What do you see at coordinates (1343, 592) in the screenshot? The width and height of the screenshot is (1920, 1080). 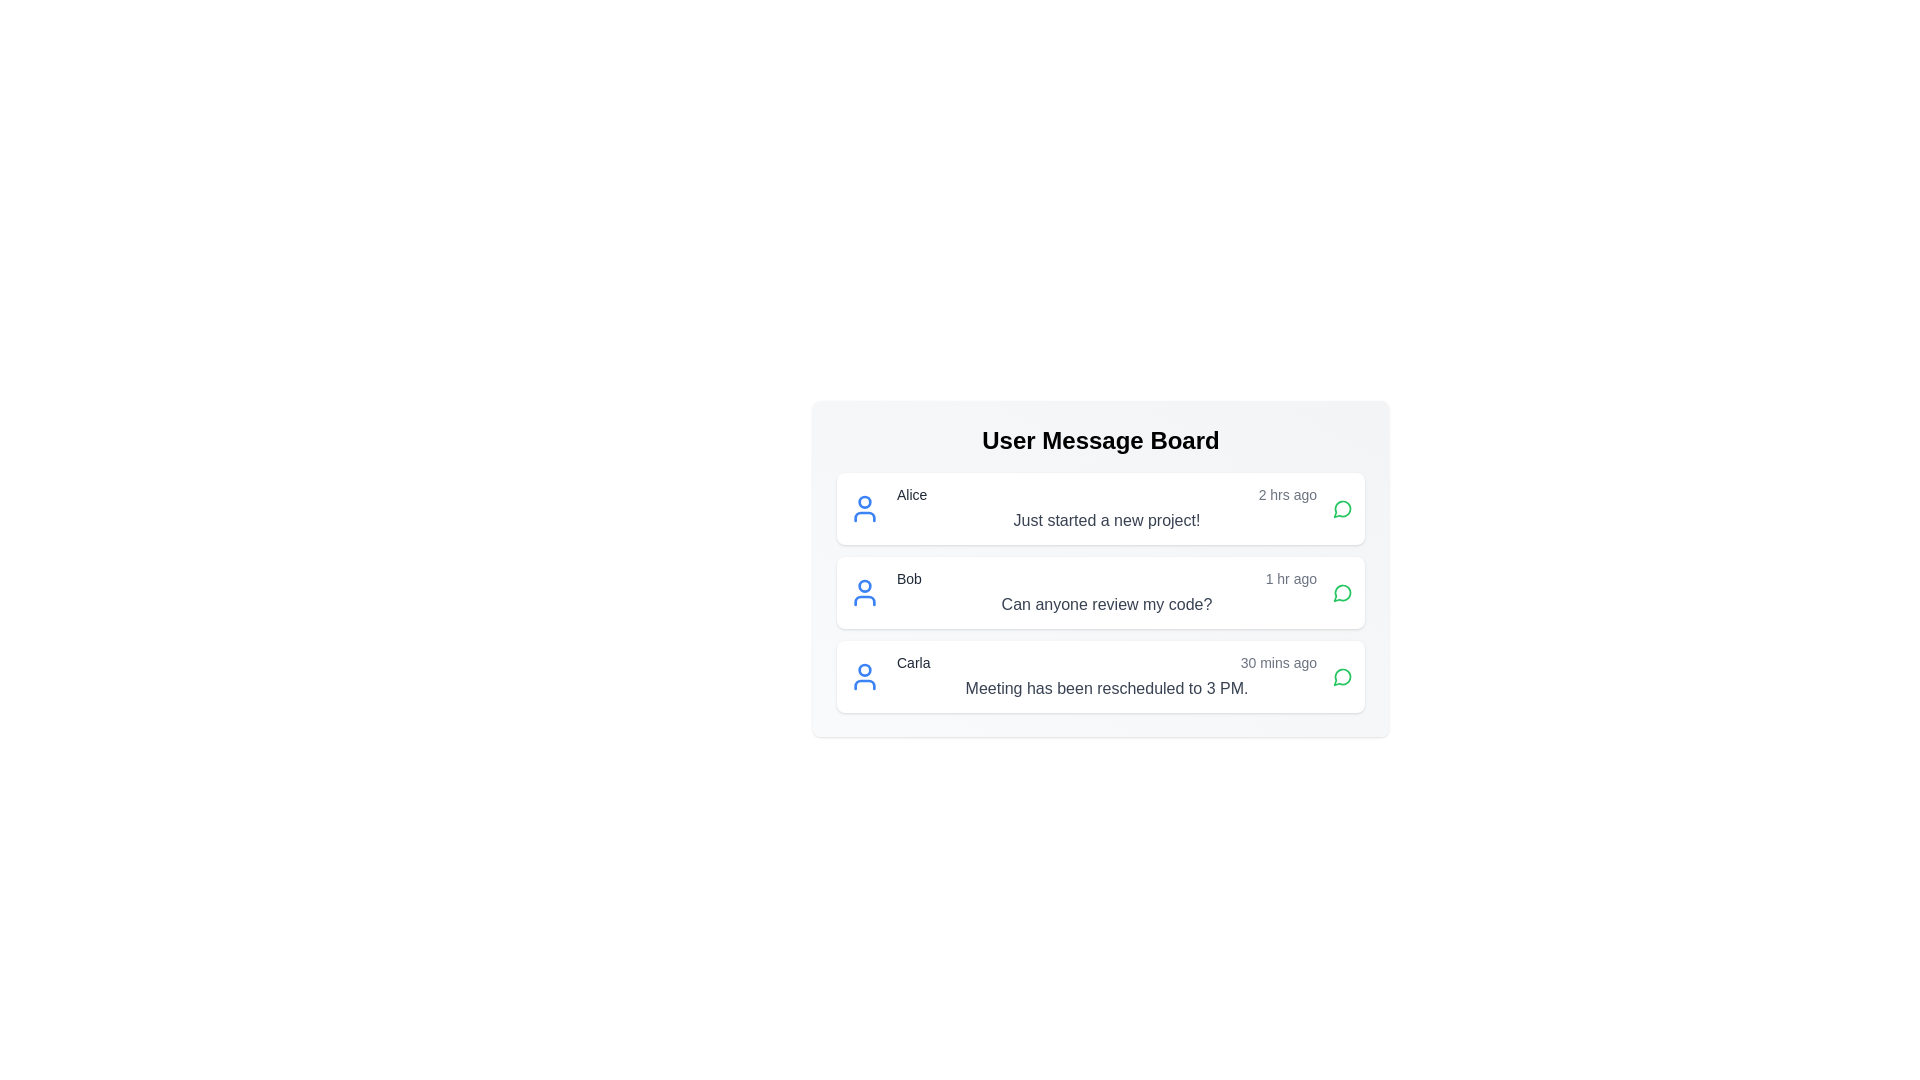 I see `the action button for the message from Bob` at bounding box center [1343, 592].